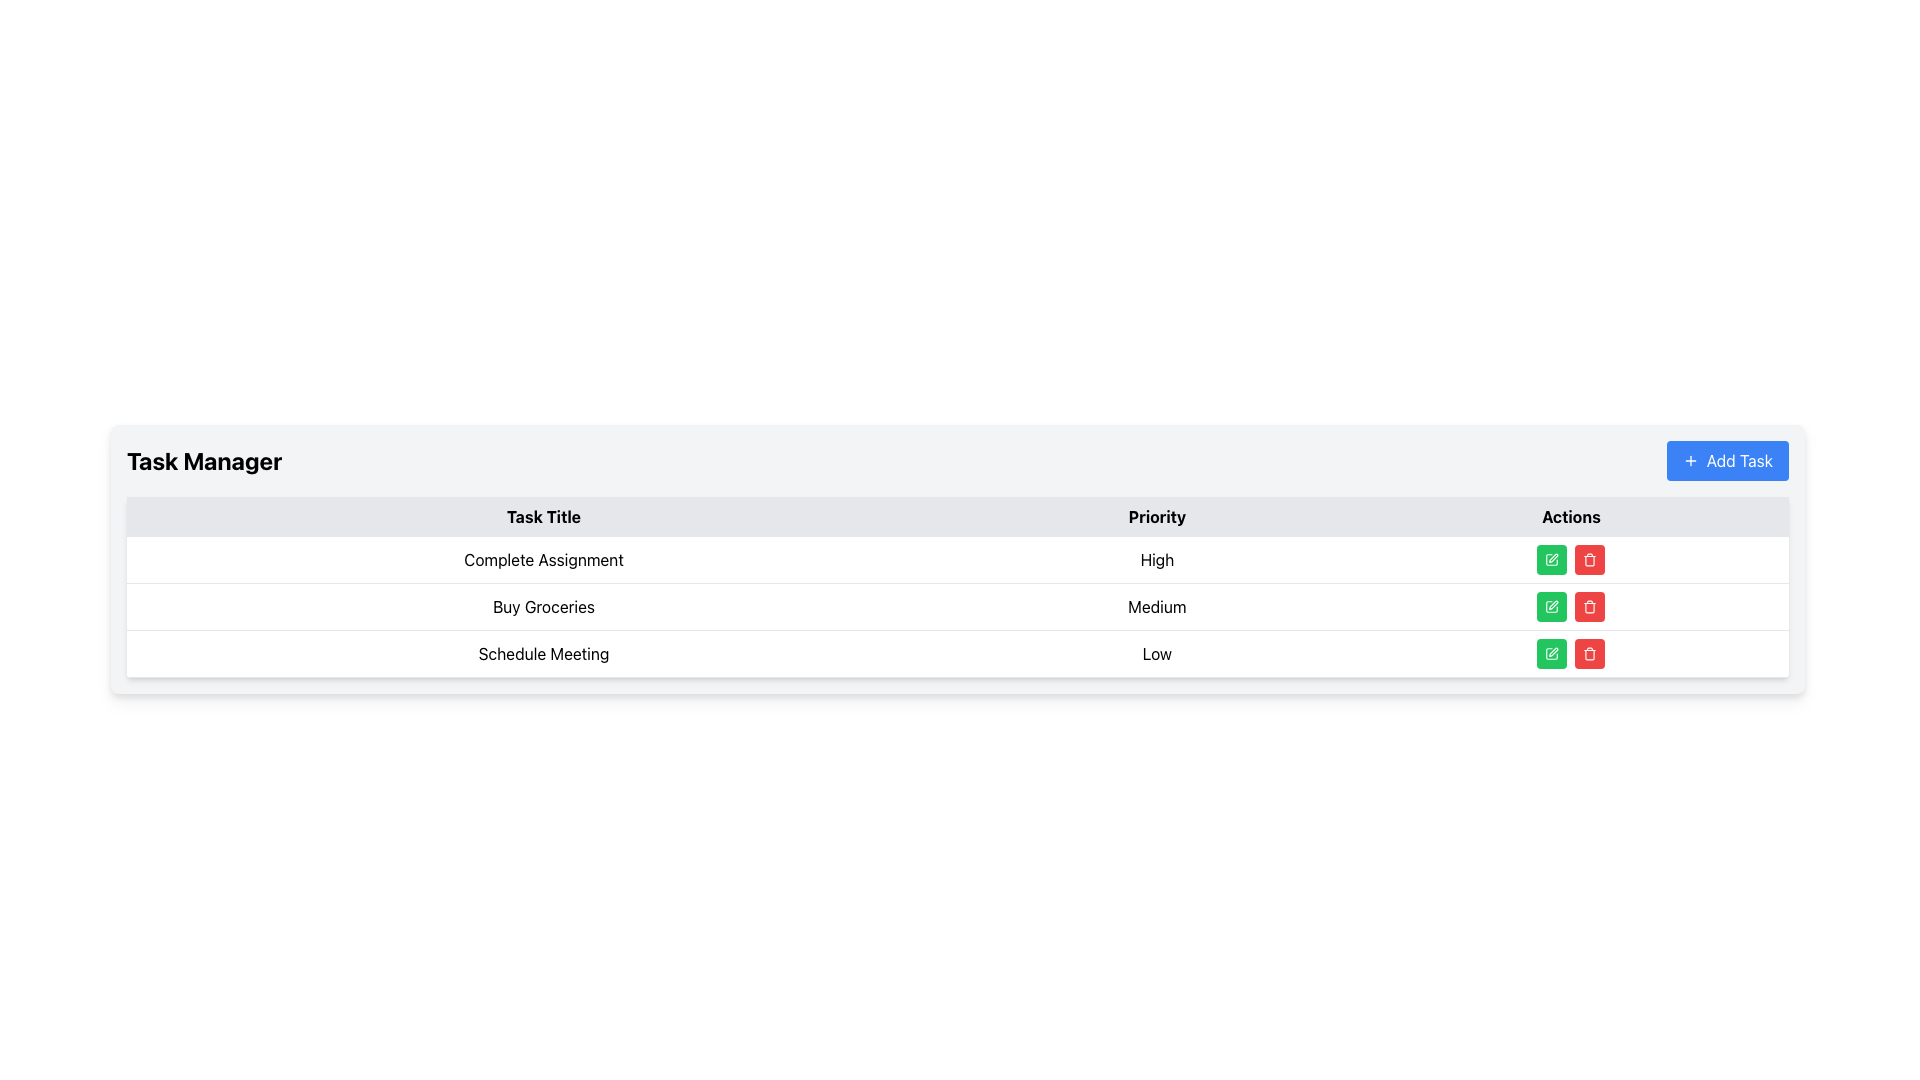 The width and height of the screenshot is (1920, 1080). Describe the element at coordinates (1551, 605) in the screenshot. I see `the green rectangular button with a pencil icon in the 'Actions' column of the table for the 'Buy Groceries' task` at that location.